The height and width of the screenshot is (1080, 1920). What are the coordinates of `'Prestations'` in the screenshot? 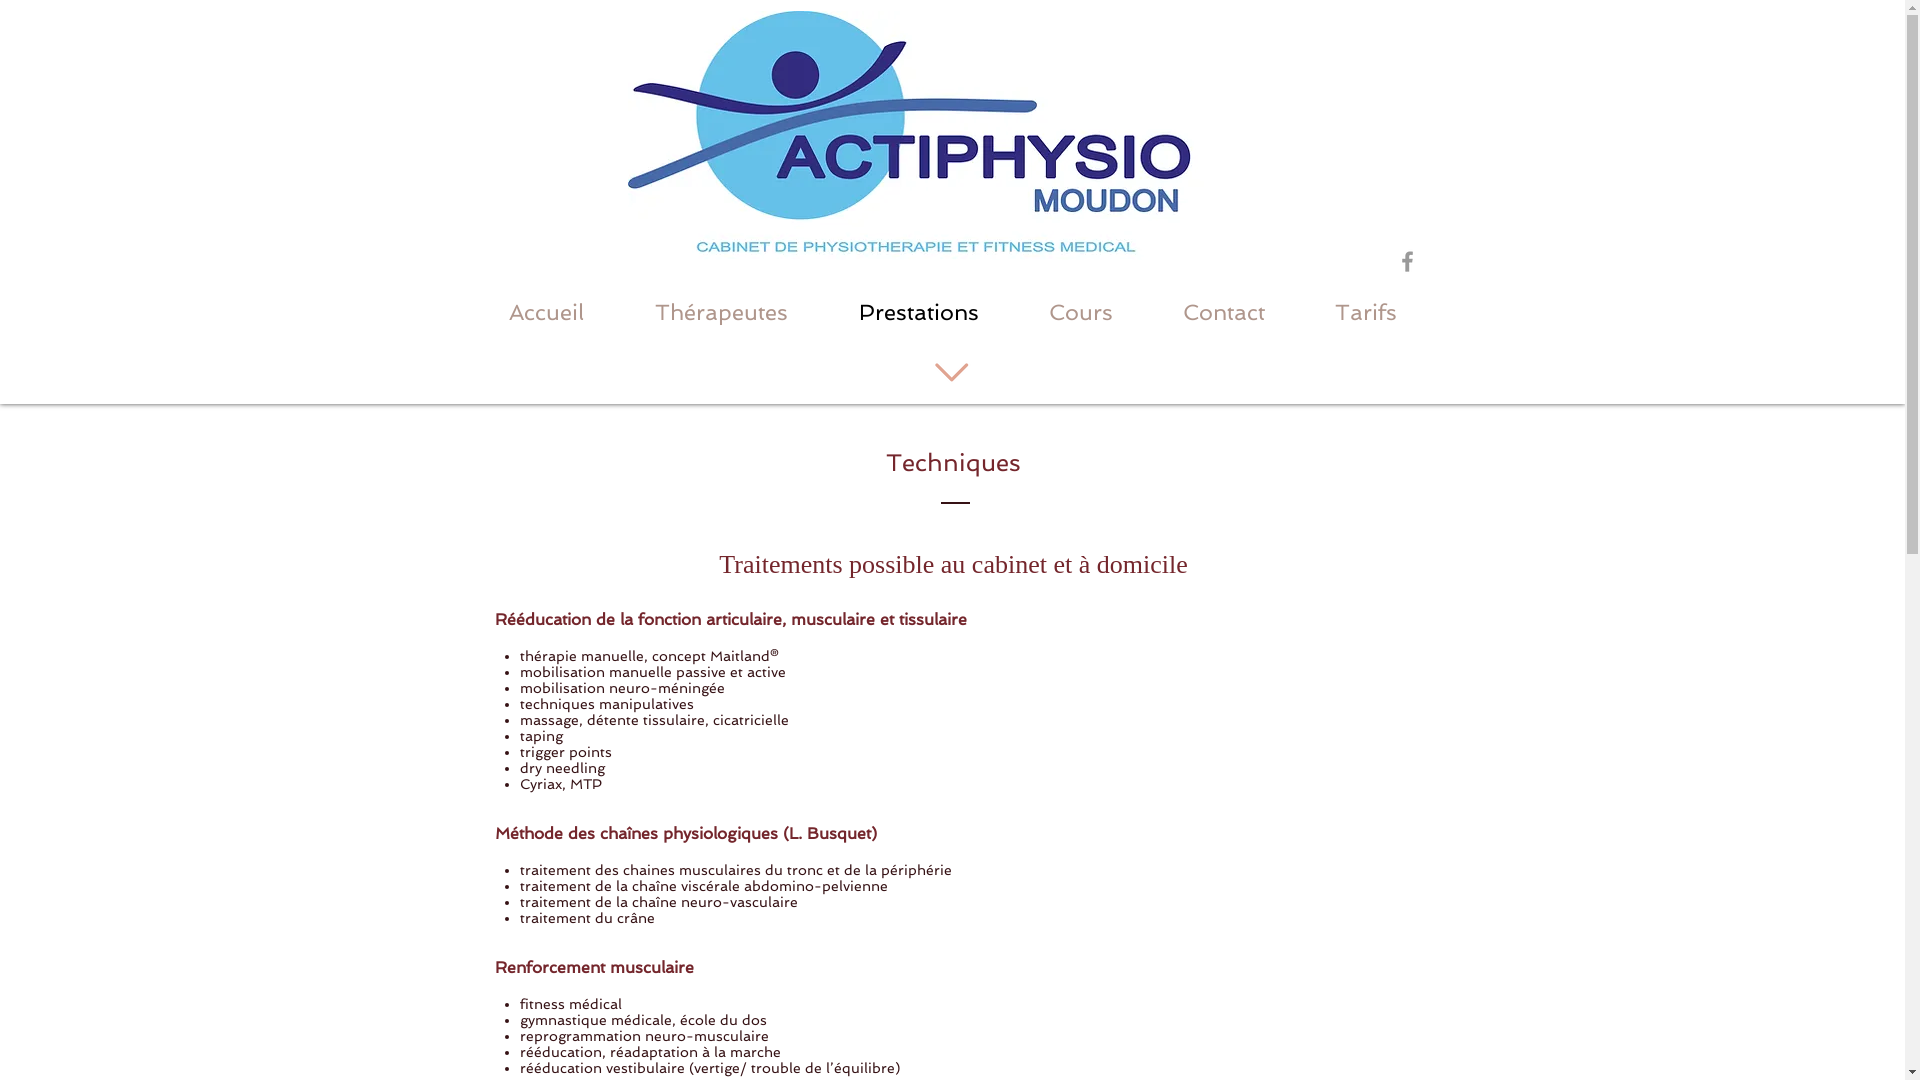 It's located at (824, 312).